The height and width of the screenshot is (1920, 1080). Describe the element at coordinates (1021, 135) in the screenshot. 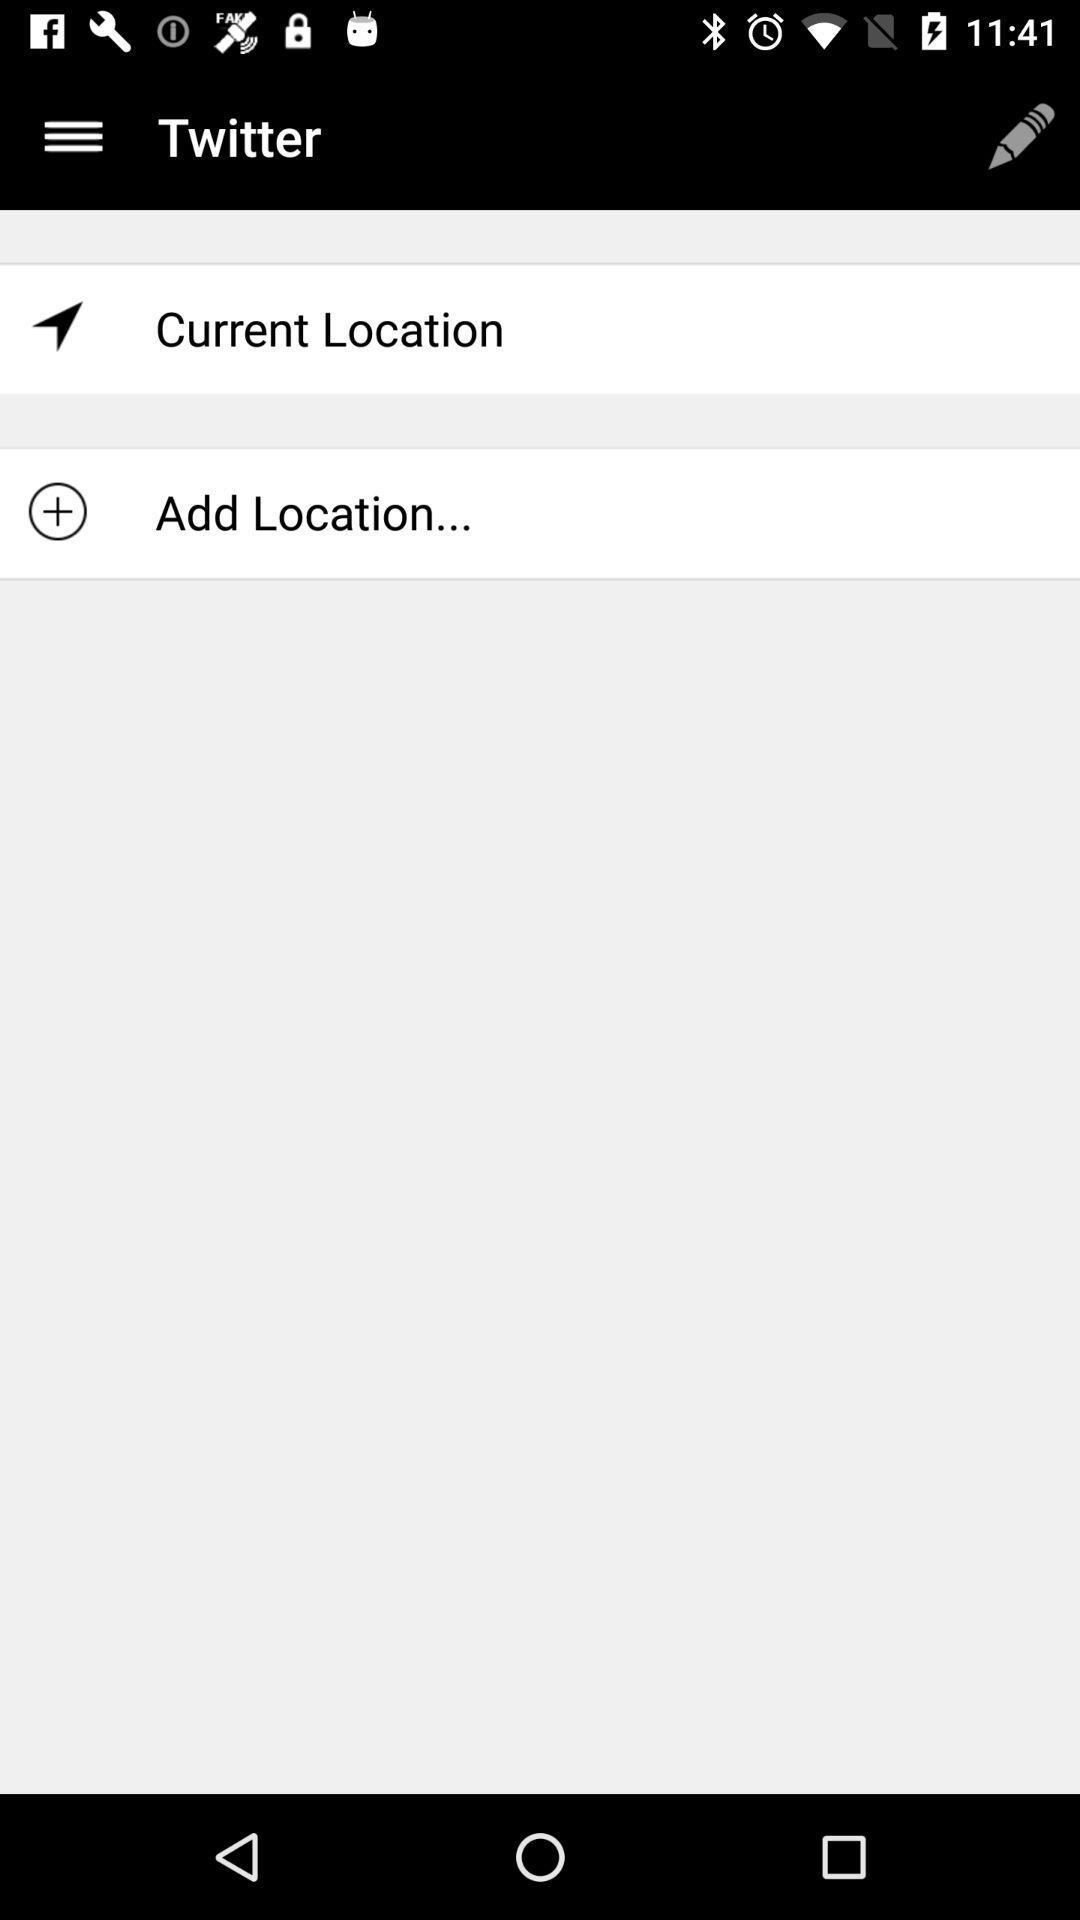

I see `the edit icon` at that location.